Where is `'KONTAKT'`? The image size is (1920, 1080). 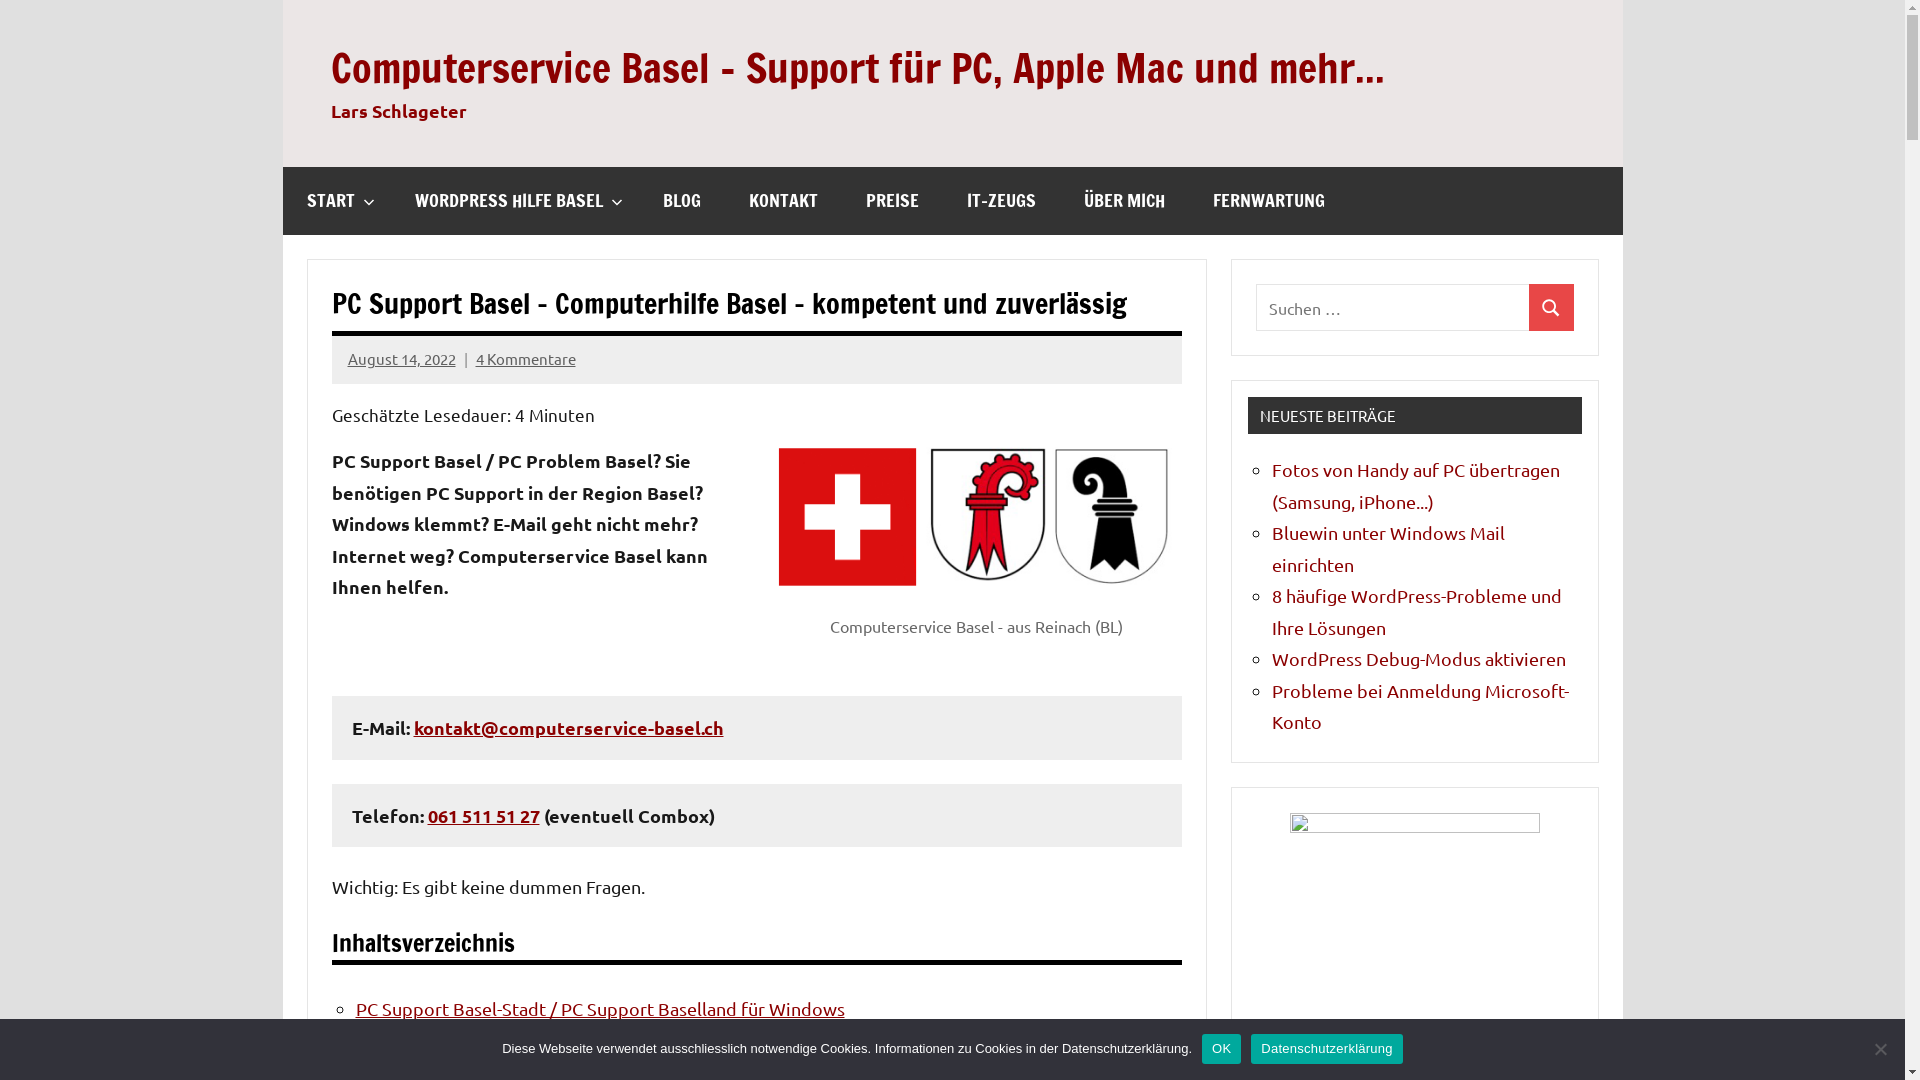
'KONTAKT' is located at coordinates (781, 200).